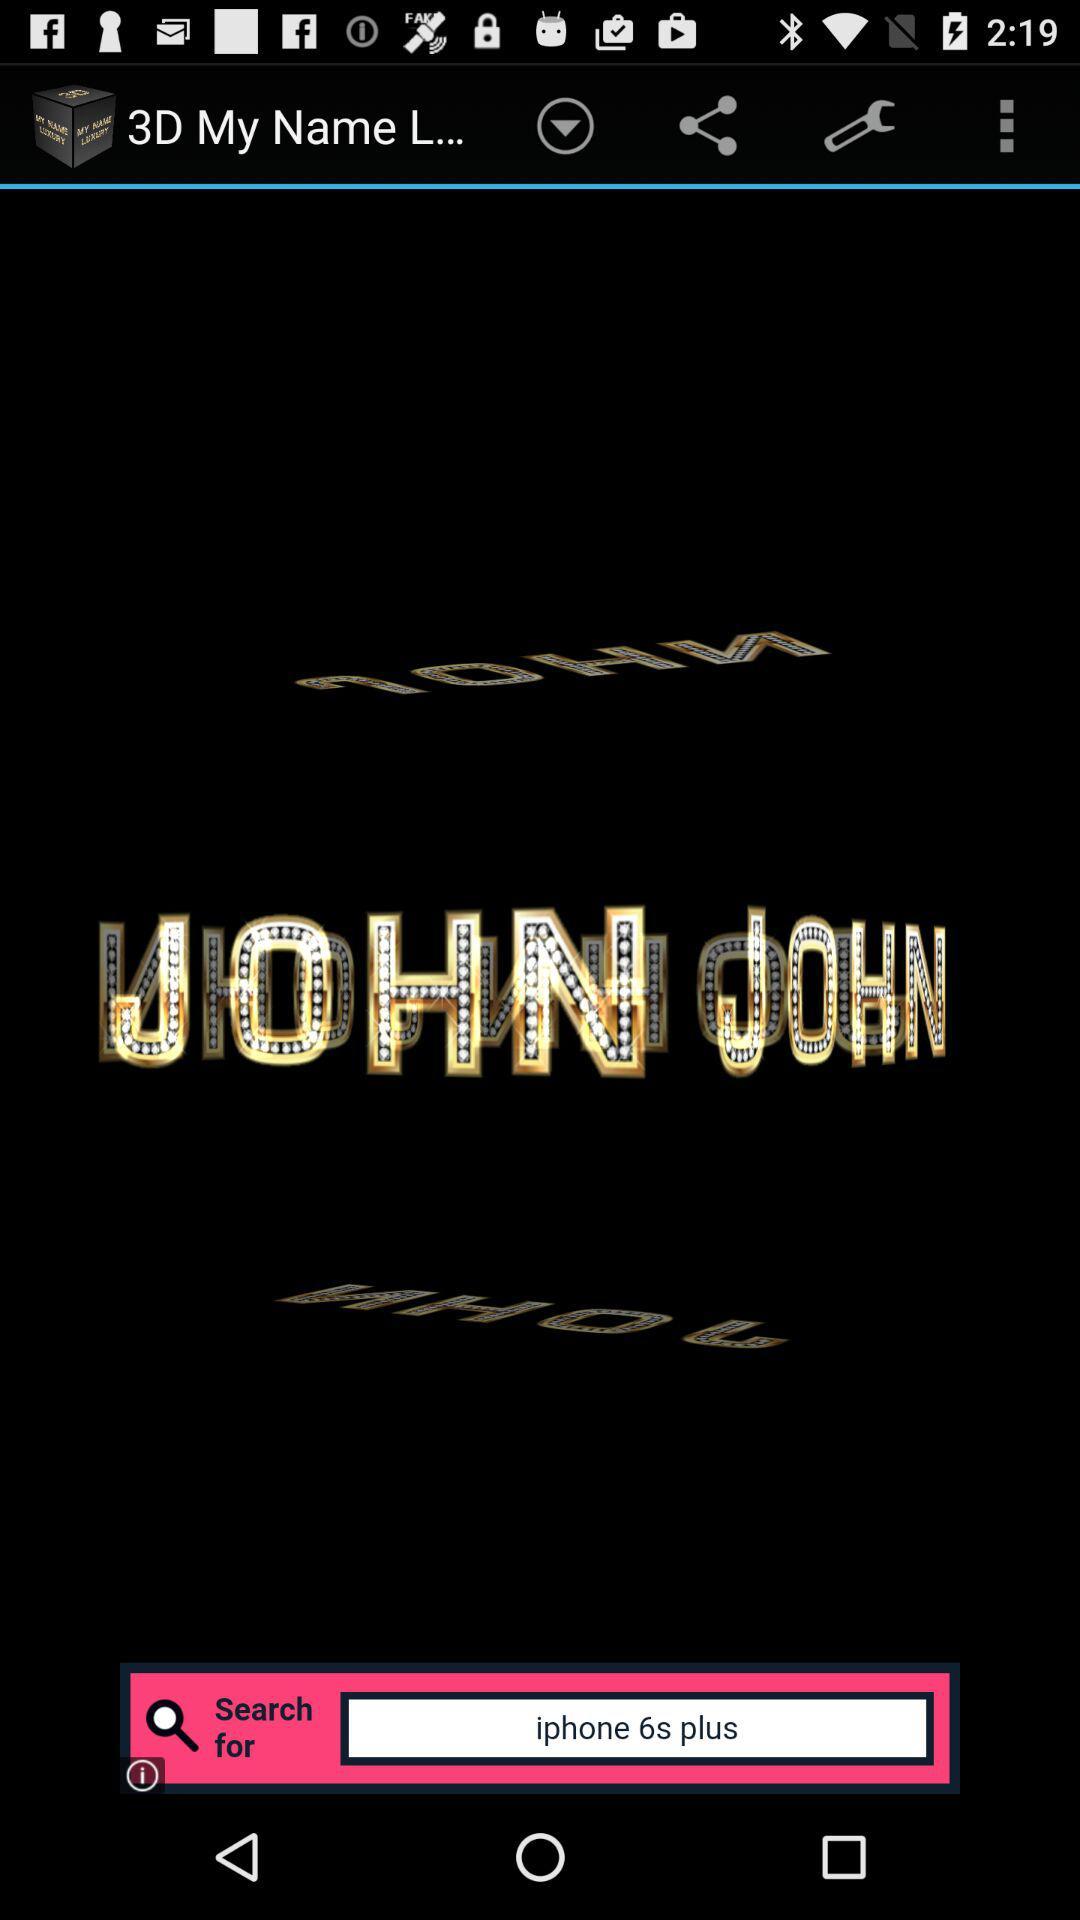 This screenshot has width=1080, height=1920. I want to click on icon to the right of the 3d my name app, so click(565, 124).